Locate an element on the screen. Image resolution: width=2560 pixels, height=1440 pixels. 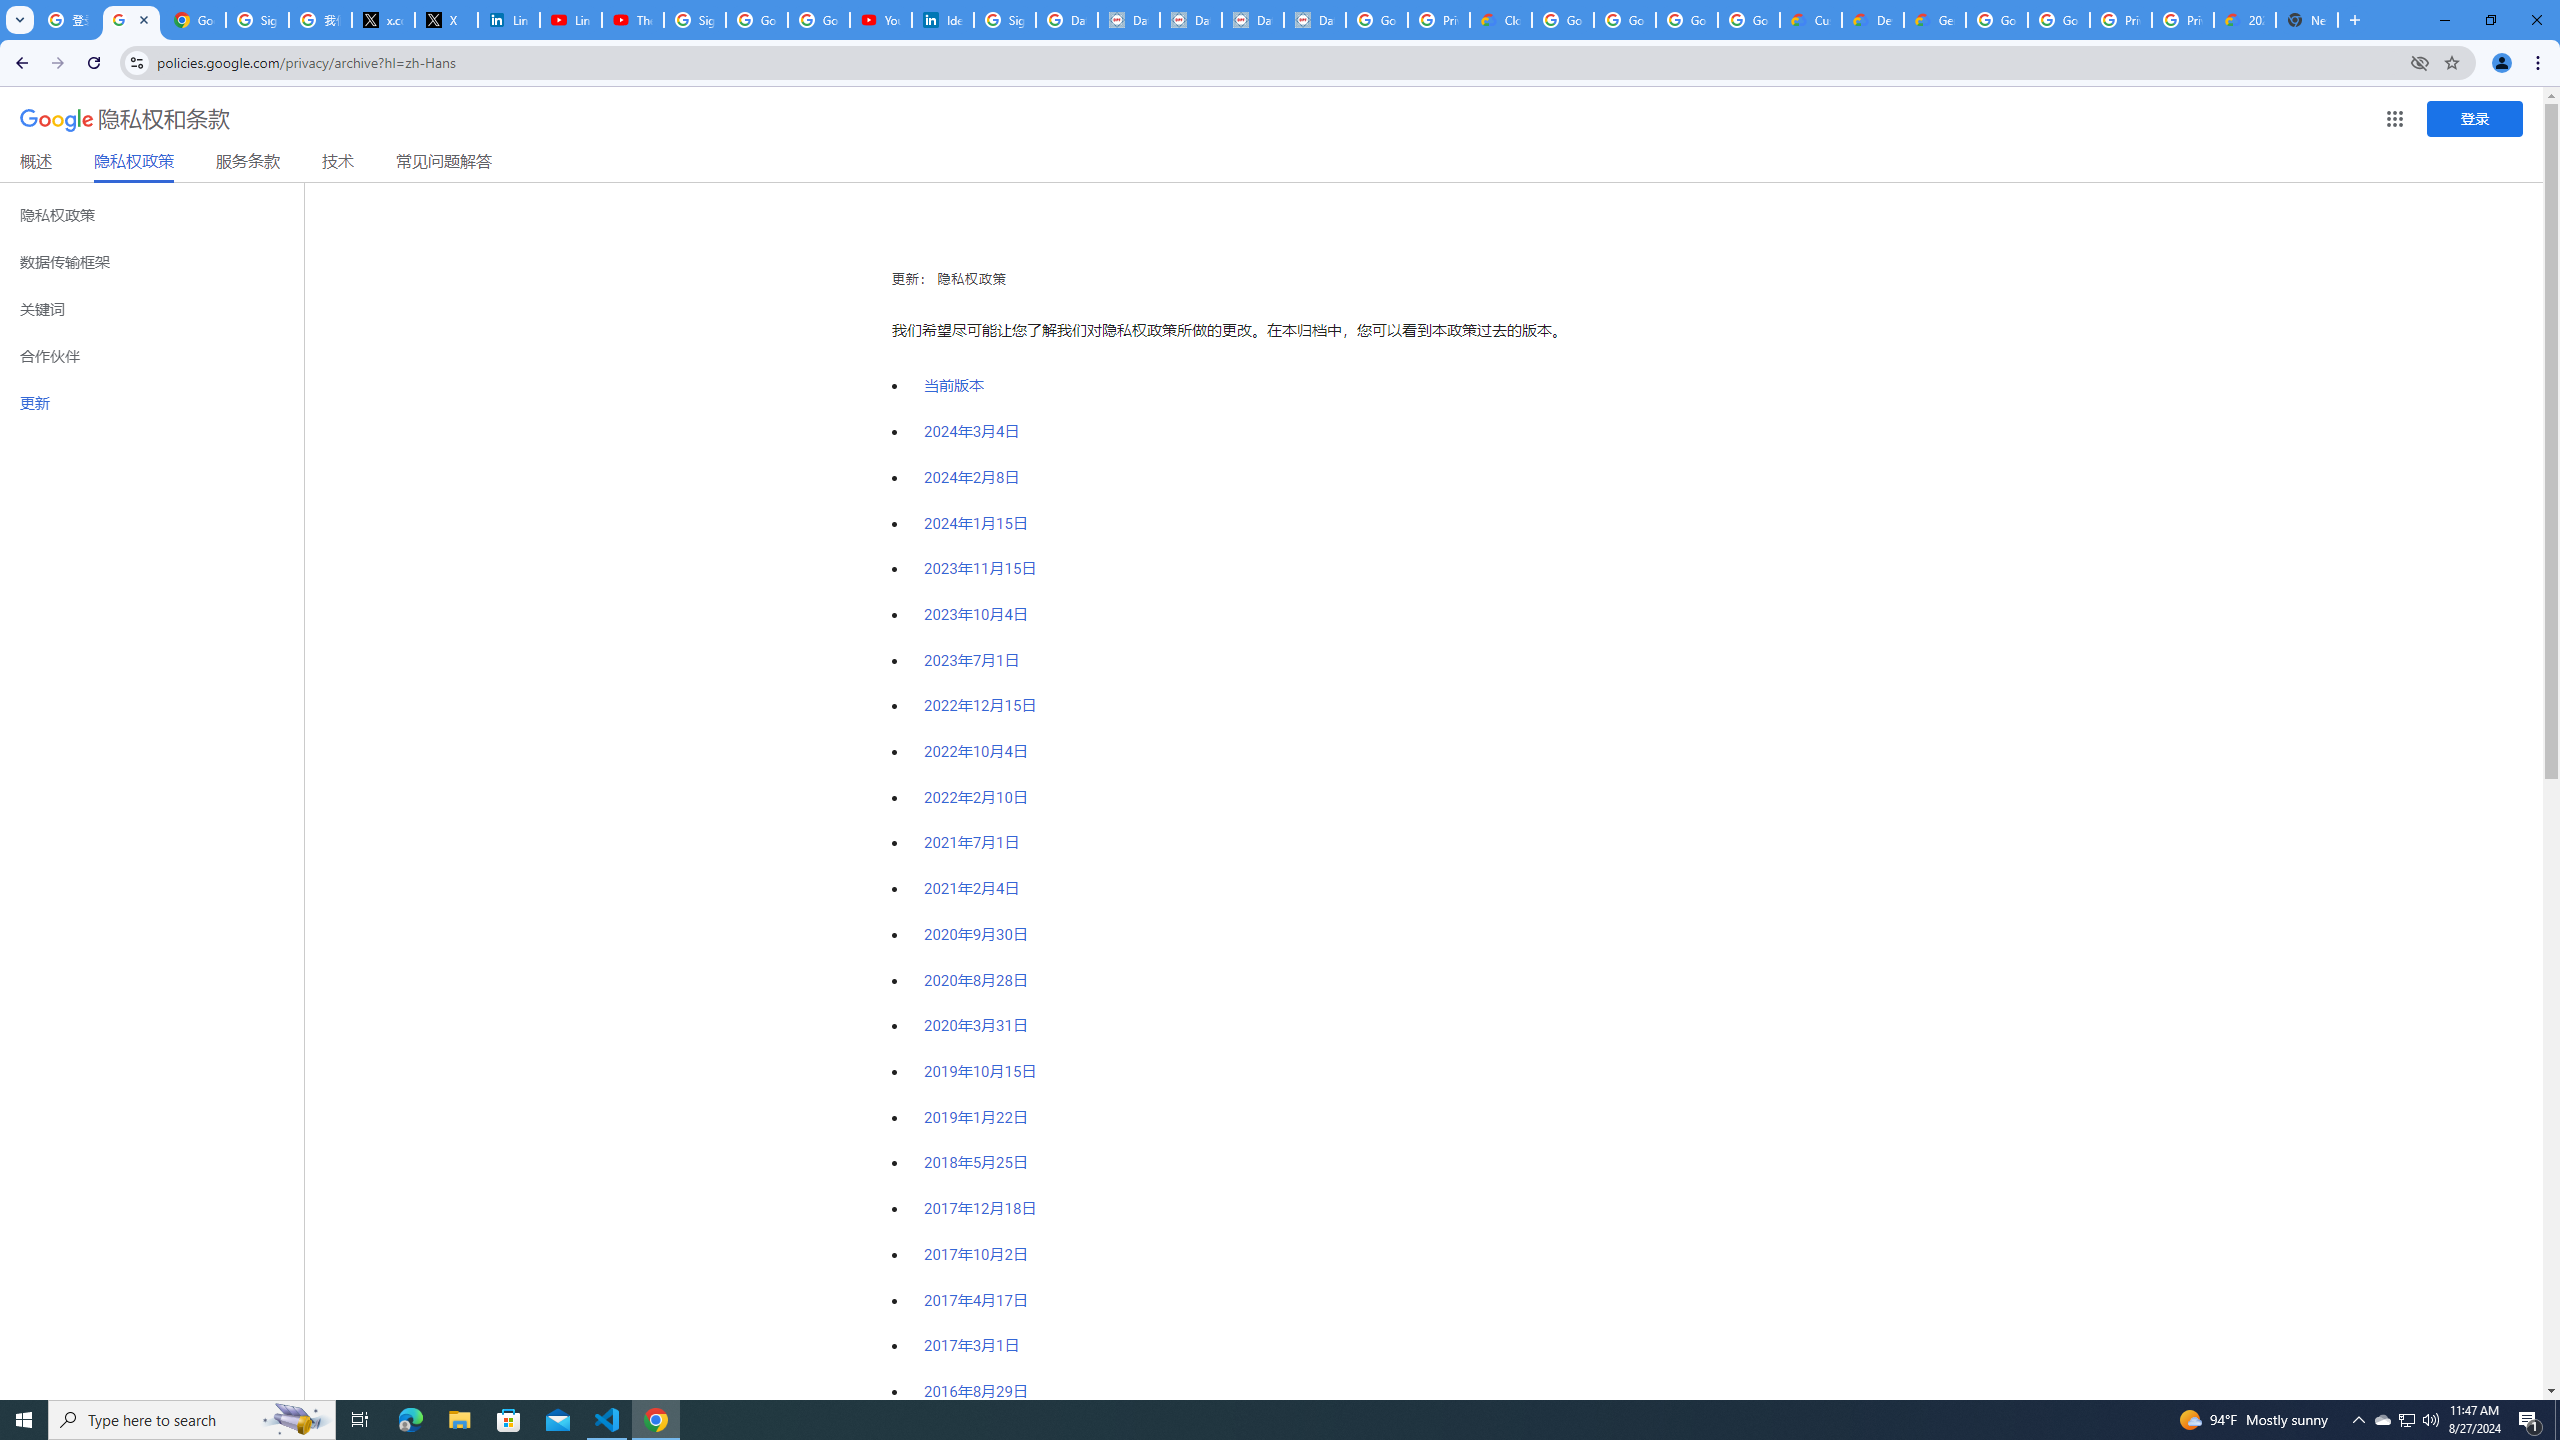
'Gemini for Business and Developers | Google Cloud' is located at coordinates (1933, 19).